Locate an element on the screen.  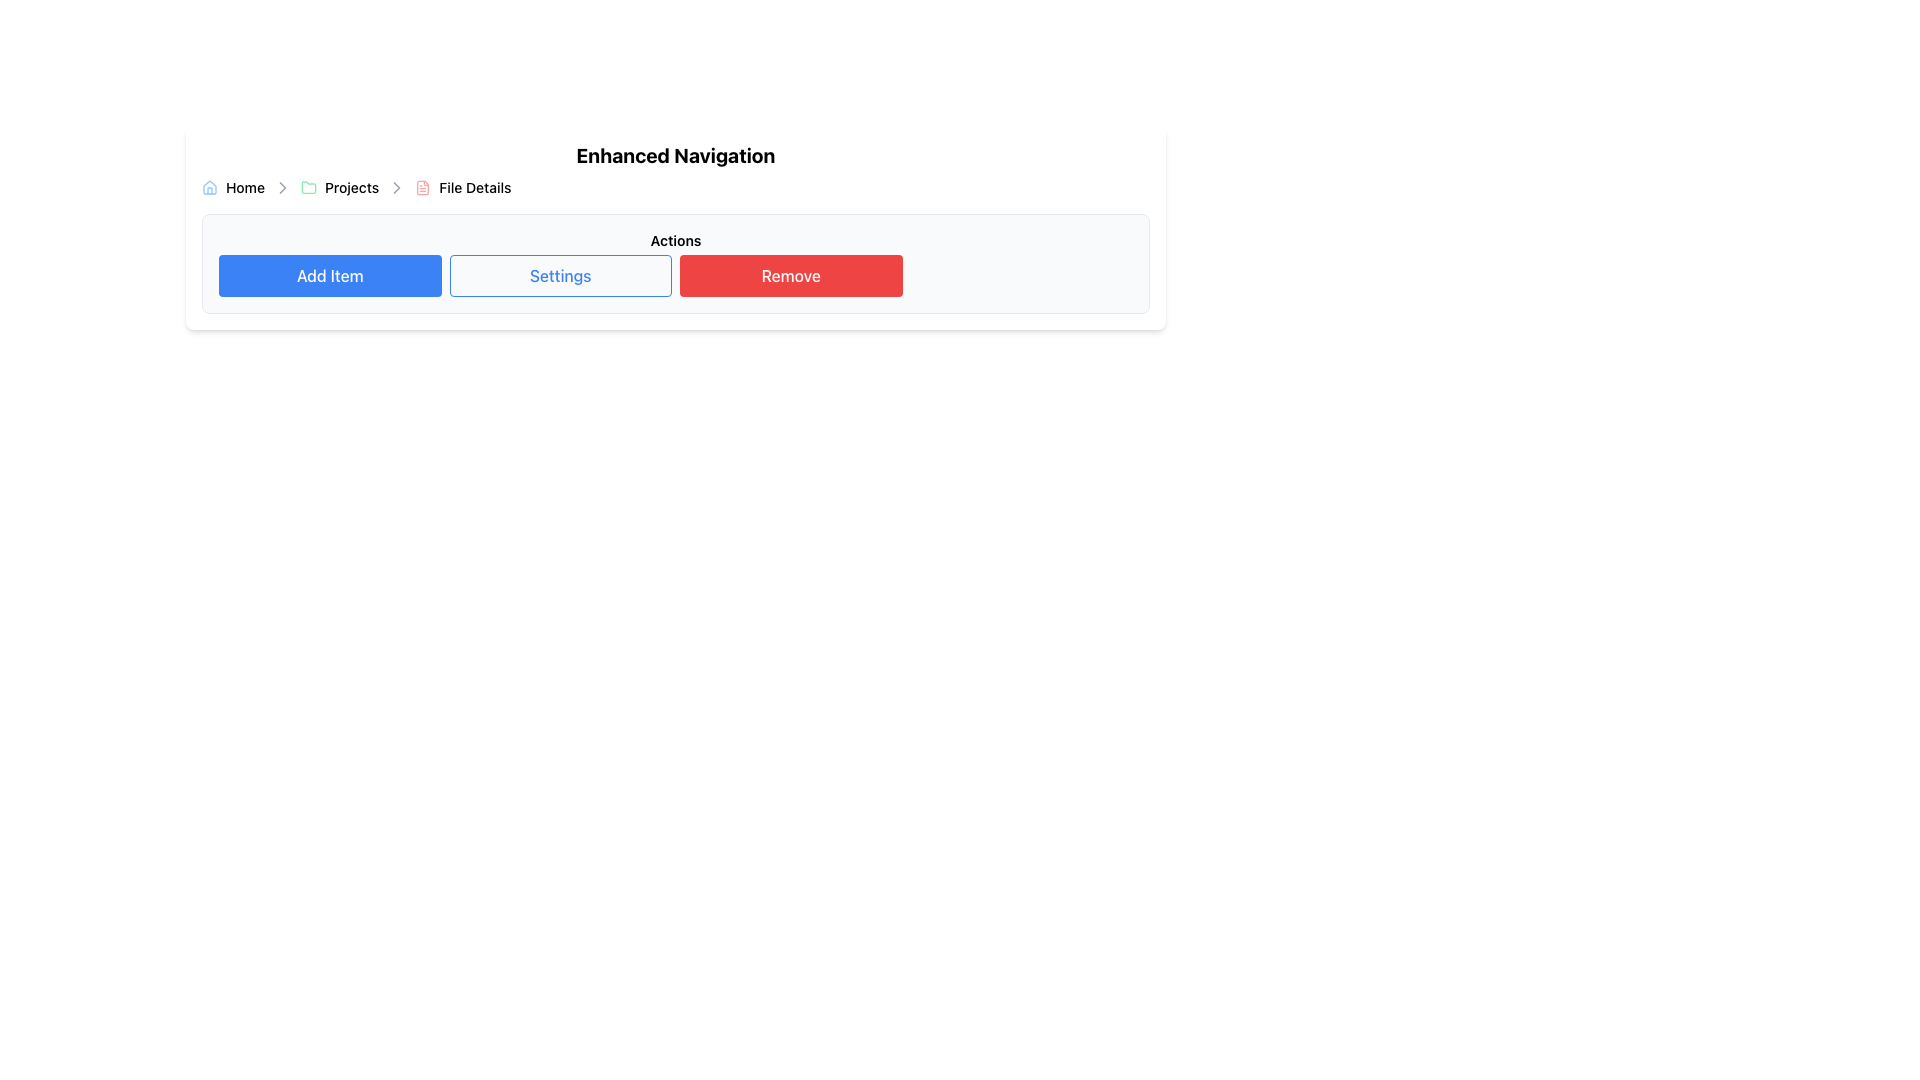
the arrow icon separator located between 'Home' and 'Projects' in the breadcrumb navigation is located at coordinates (282, 188).